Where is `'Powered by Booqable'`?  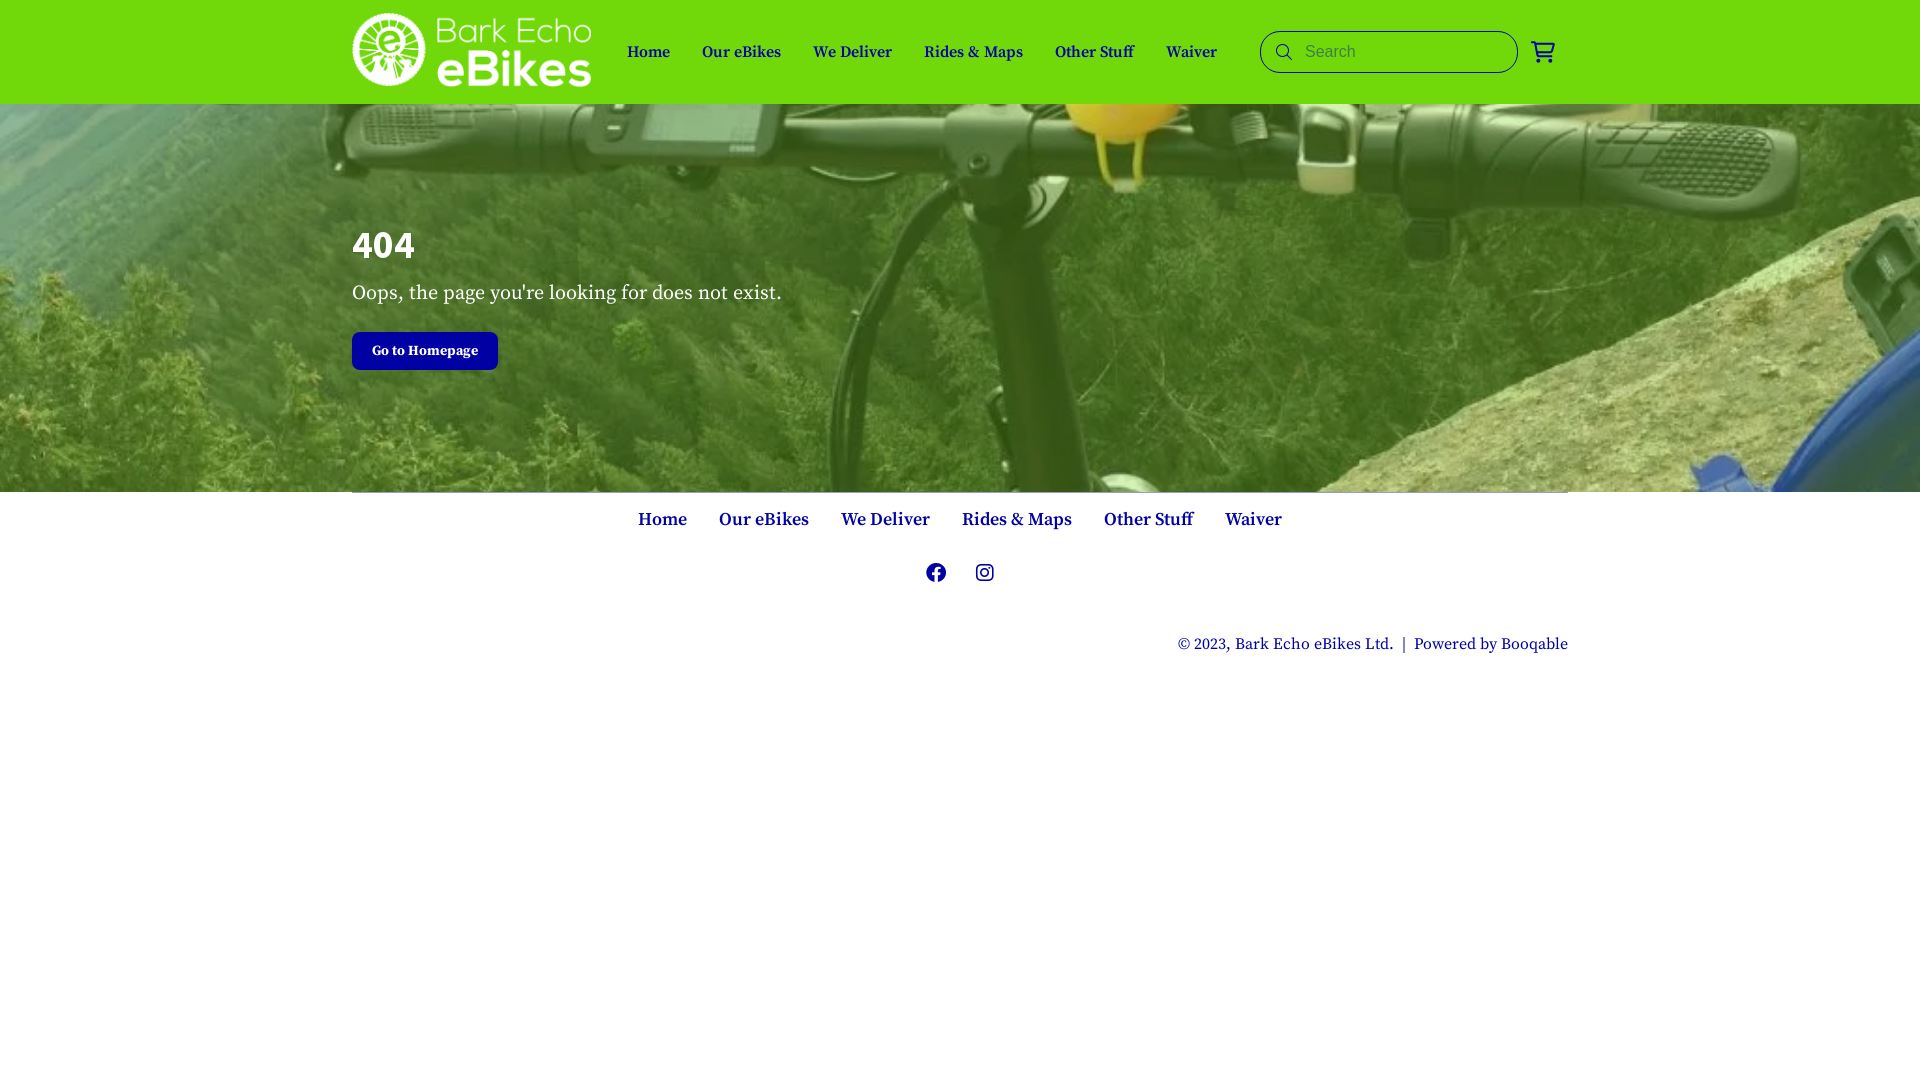
'Powered by Booqable' is located at coordinates (1491, 644).